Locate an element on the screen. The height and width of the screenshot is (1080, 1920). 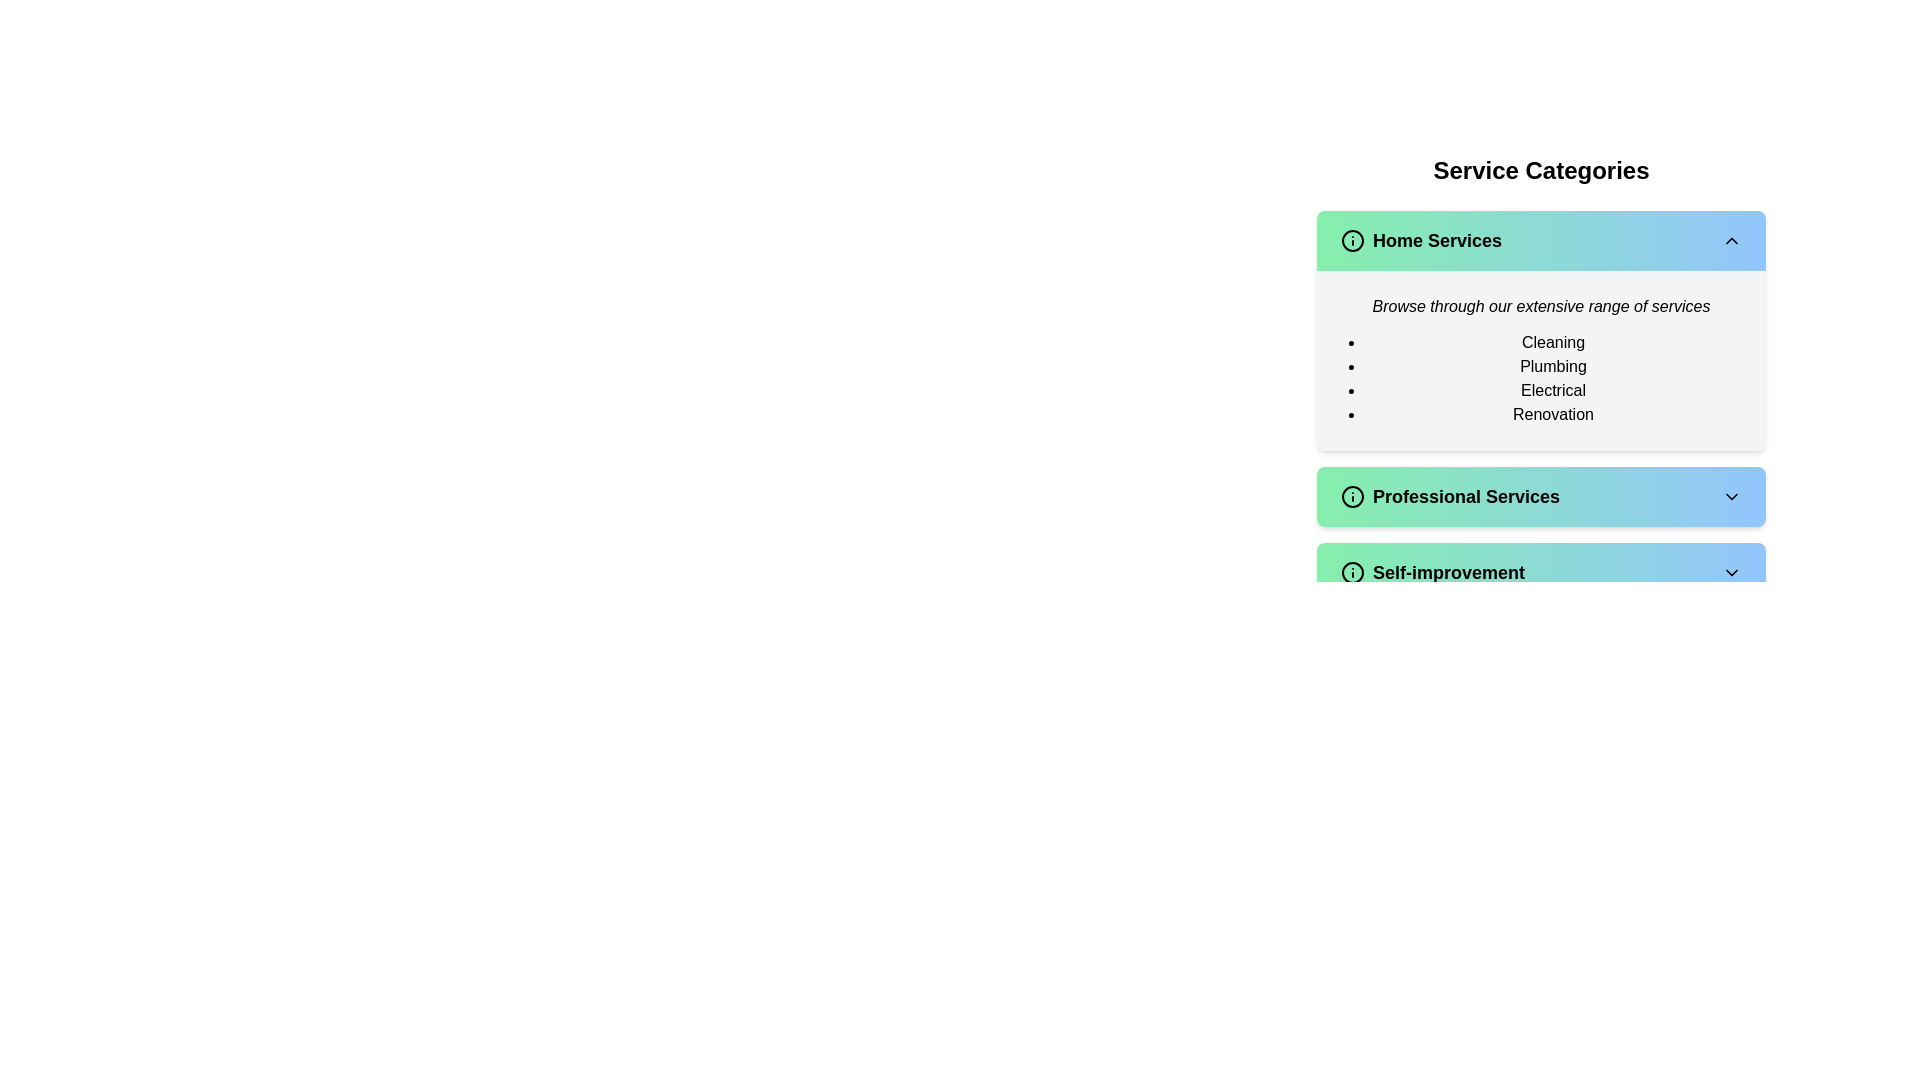
the 'Self-improvement' button, which is a rectangular button with a gradient background from green to blue, located under the 'Service Categories' section is located at coordinates (1540, 573).